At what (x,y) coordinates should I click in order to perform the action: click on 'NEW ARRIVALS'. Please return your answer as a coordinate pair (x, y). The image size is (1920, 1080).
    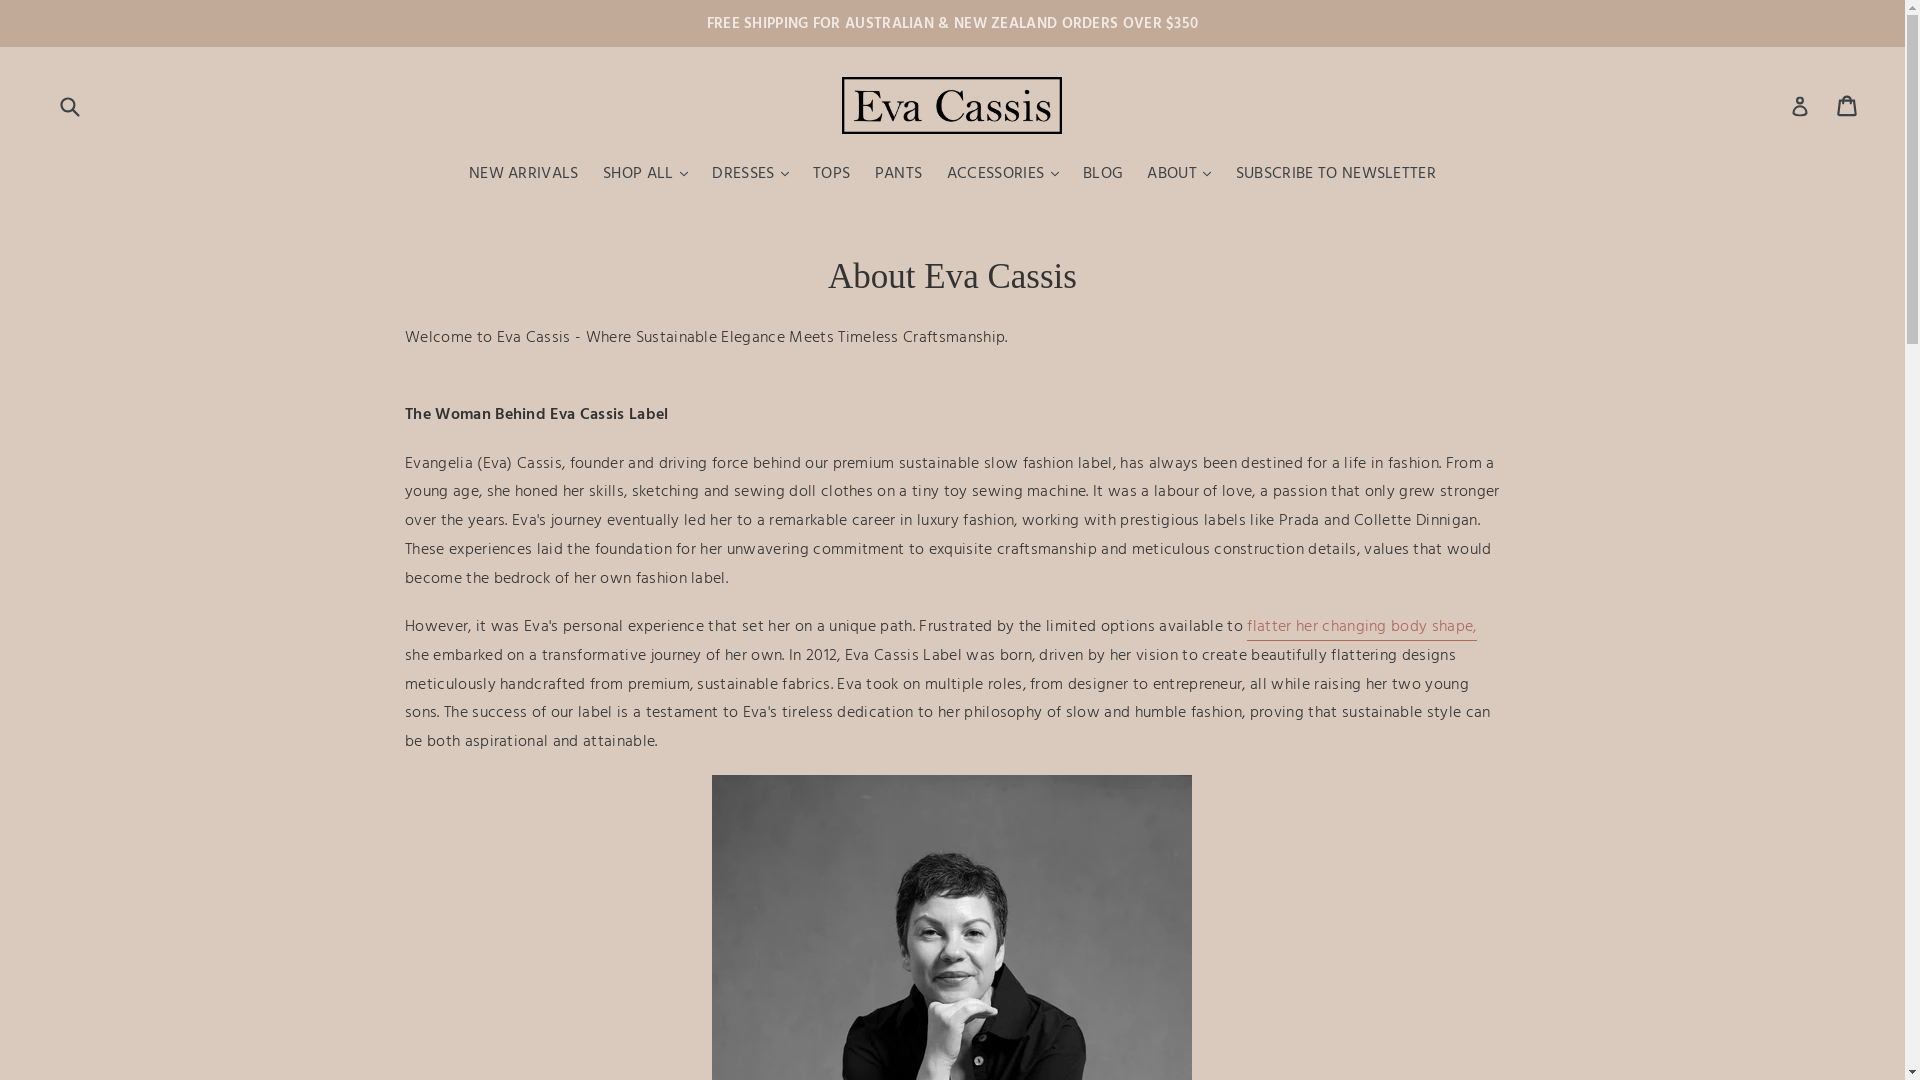
    Looking at the image, I should click on (523, 173).